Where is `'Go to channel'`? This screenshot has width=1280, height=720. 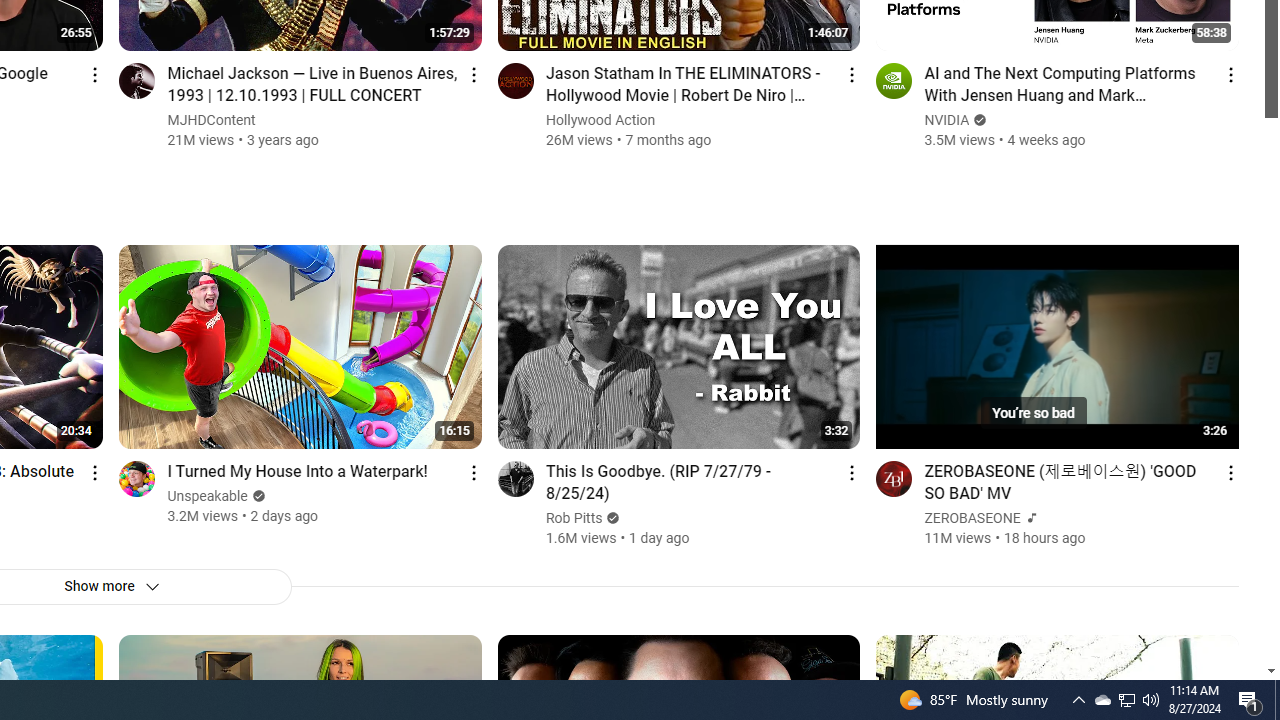
'Go to channel' is located at coordinates (893, 478).